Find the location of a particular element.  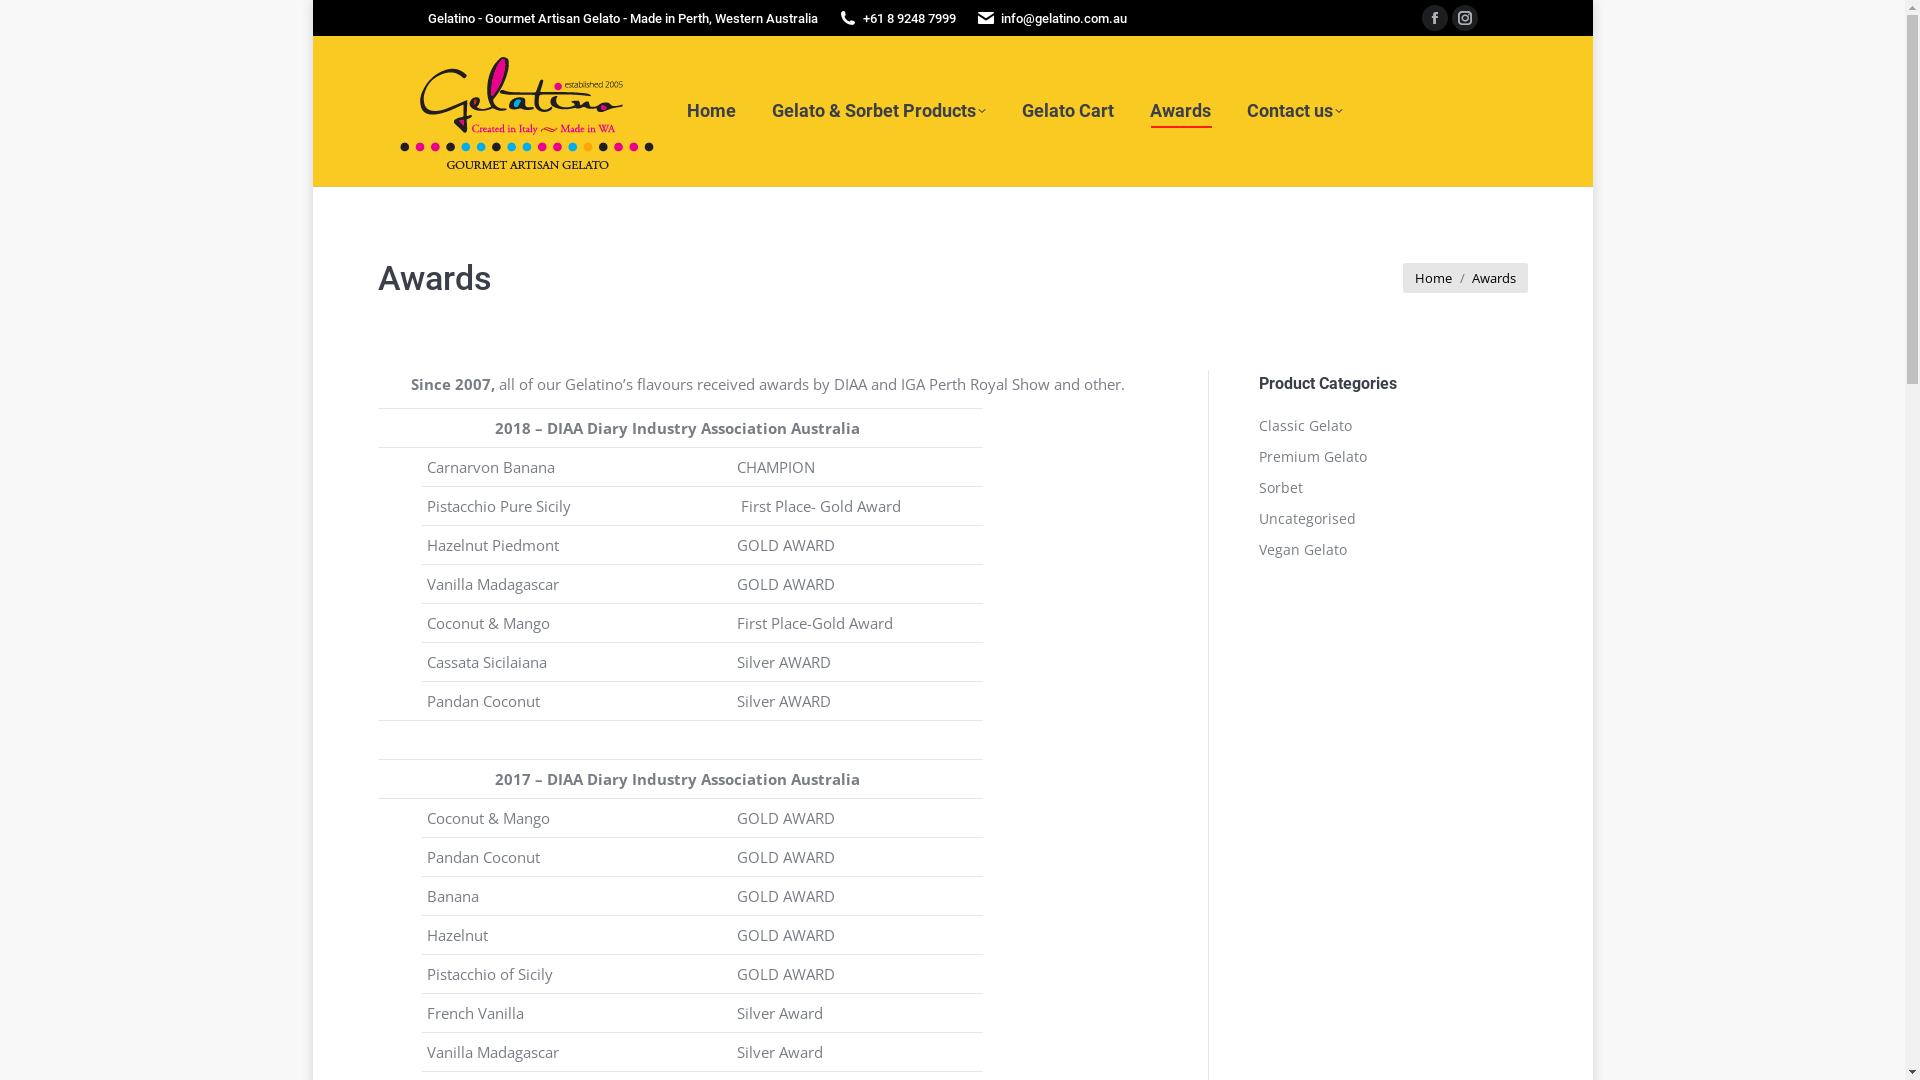

'Contact us' is located at coordinates (1294, 111).